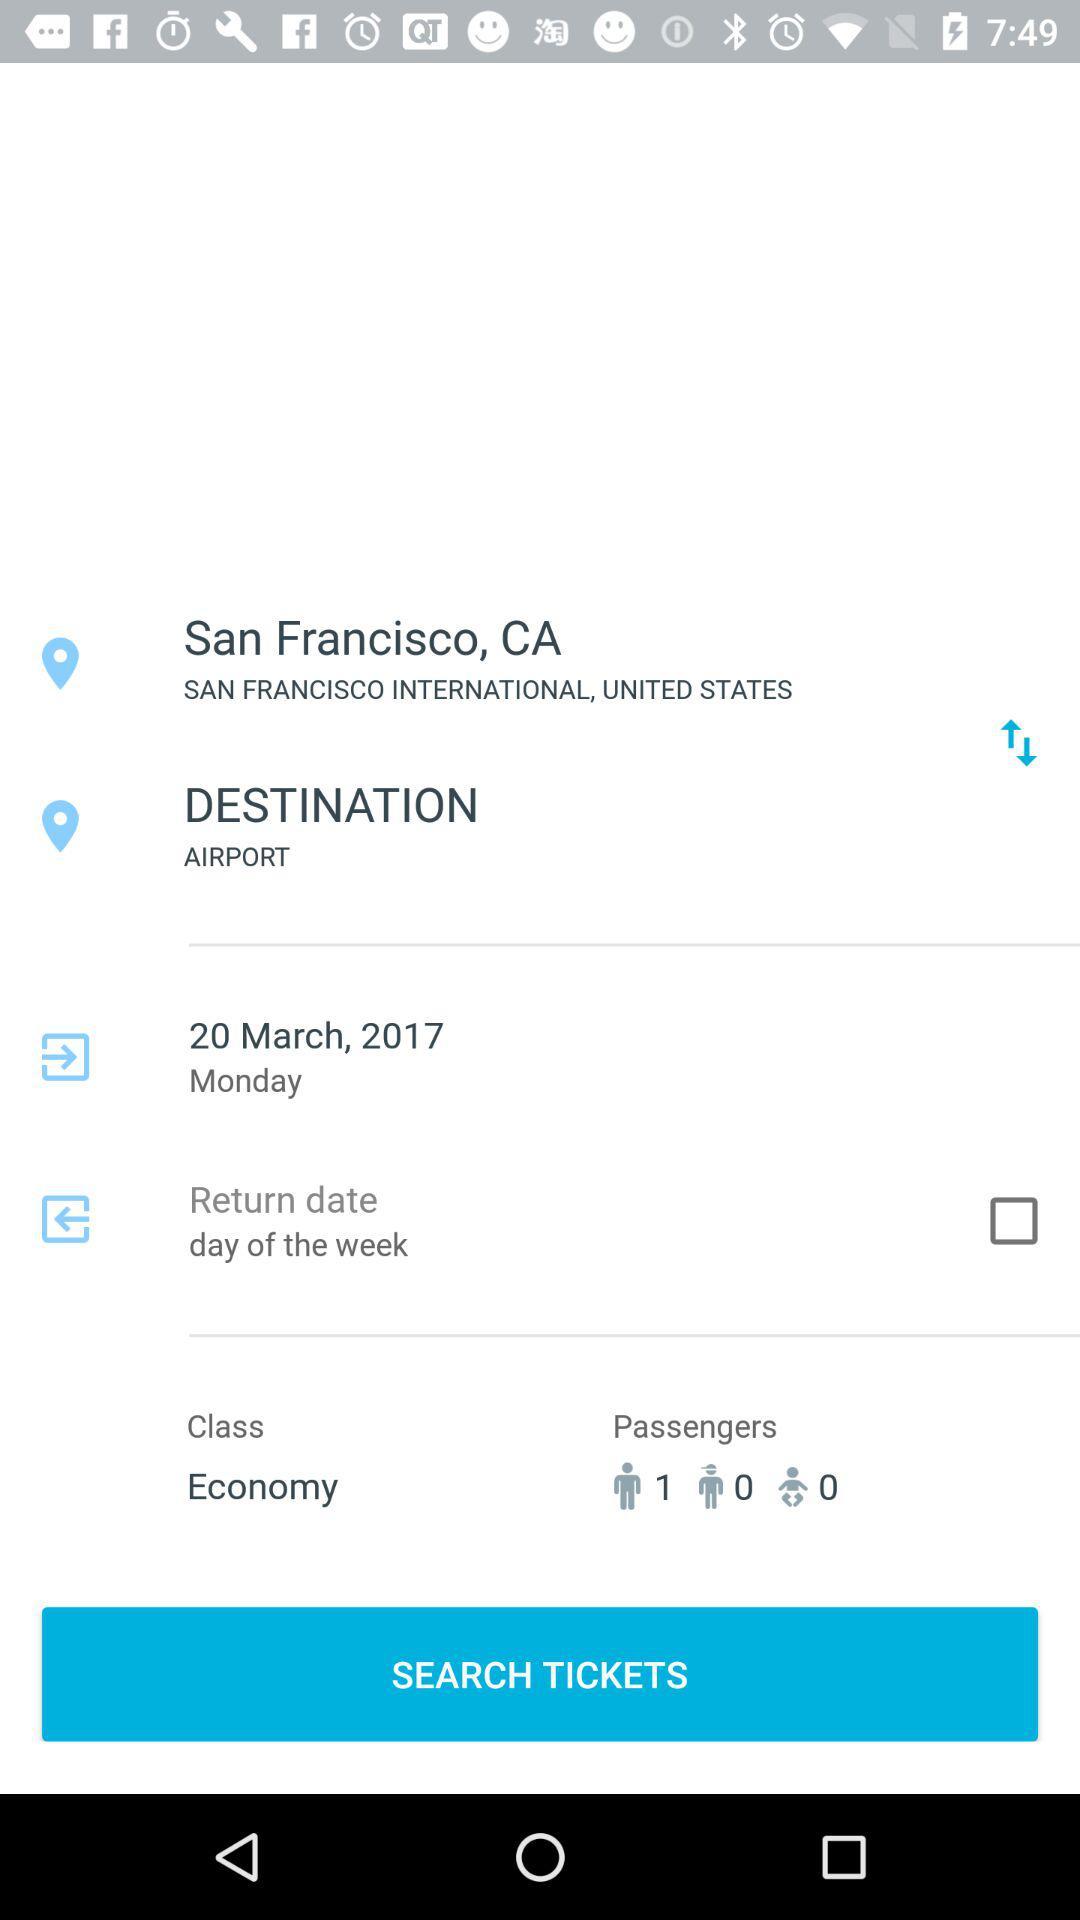 Image resolution: width=1080 pixels, height=1920 pixels. Describe the element at coordinates (1018, 741) in the screenshot. I see `the item to the right of the san francisco international icon` at that location.